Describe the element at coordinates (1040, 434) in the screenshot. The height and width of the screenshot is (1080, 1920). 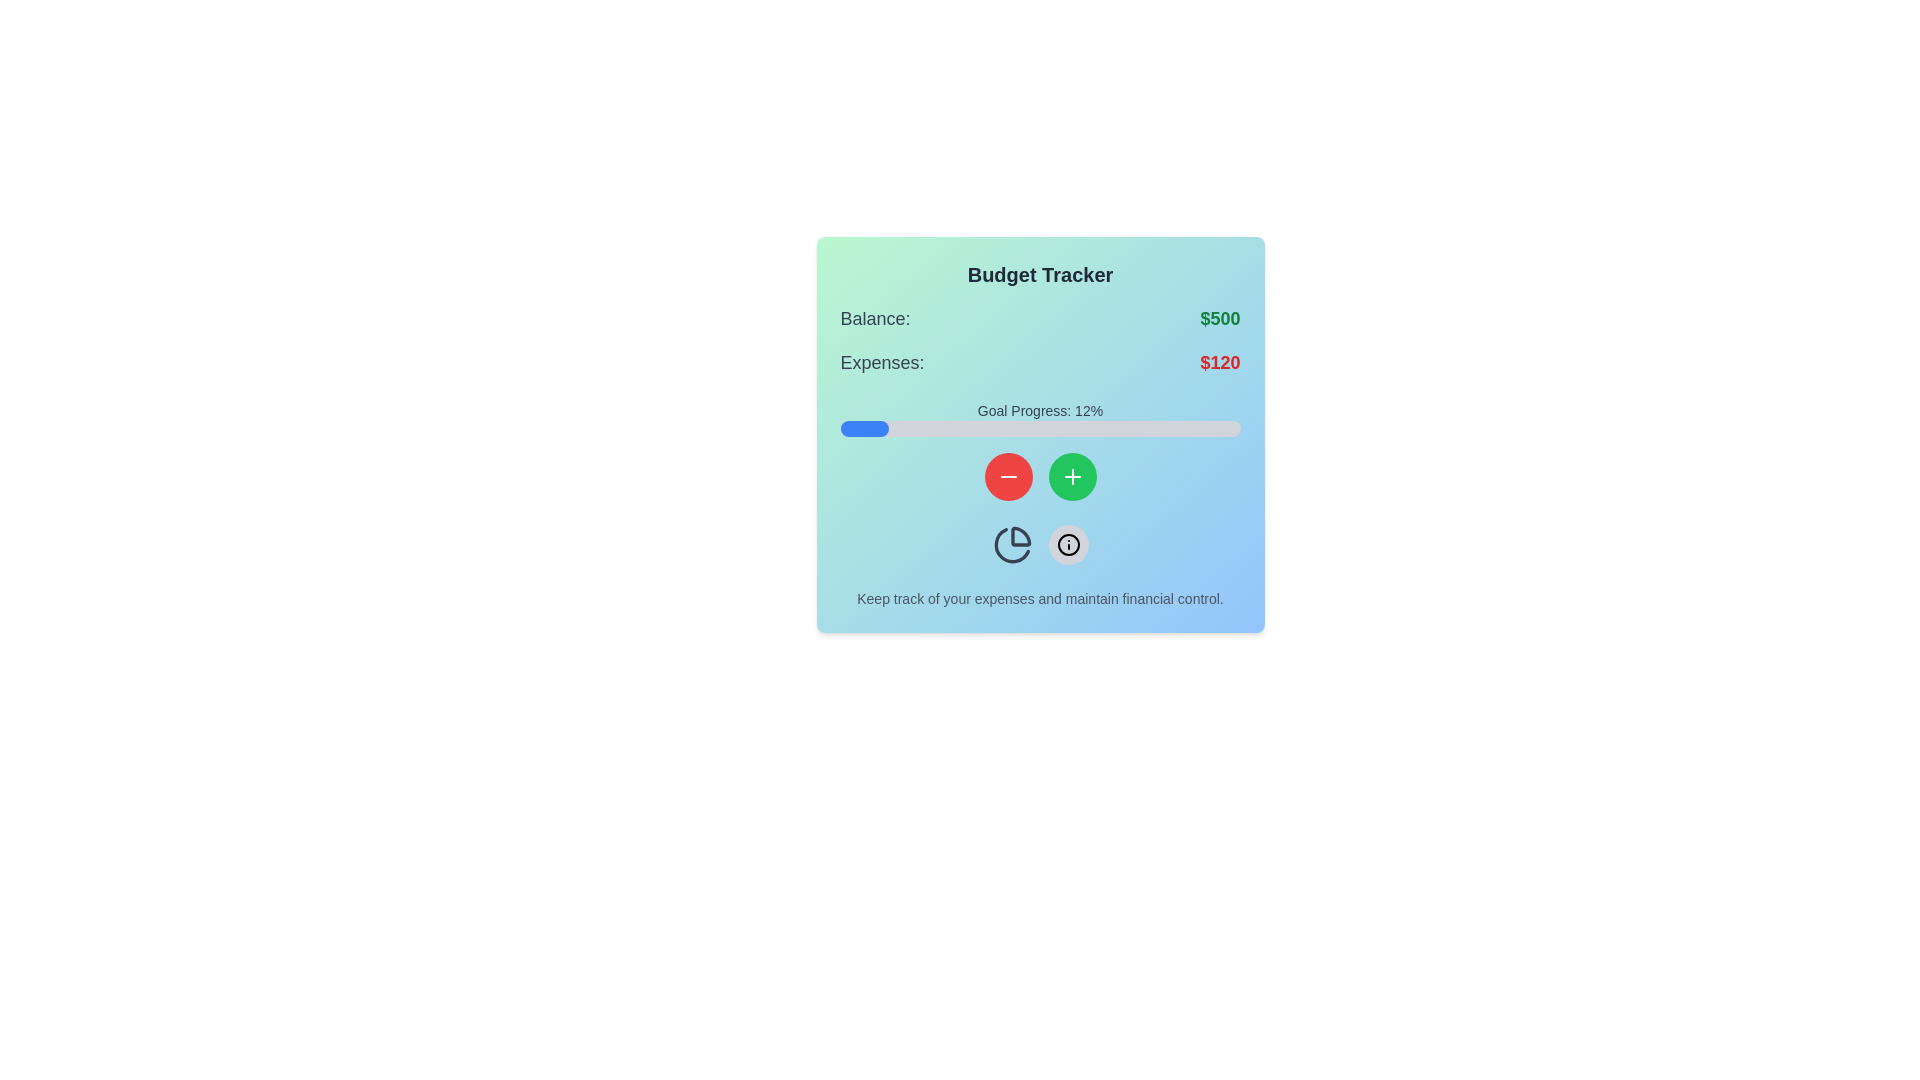
I see `the buttons on the financial operations card, which features a gradient background and various embedded controls, located at the center of the interface` at that location.